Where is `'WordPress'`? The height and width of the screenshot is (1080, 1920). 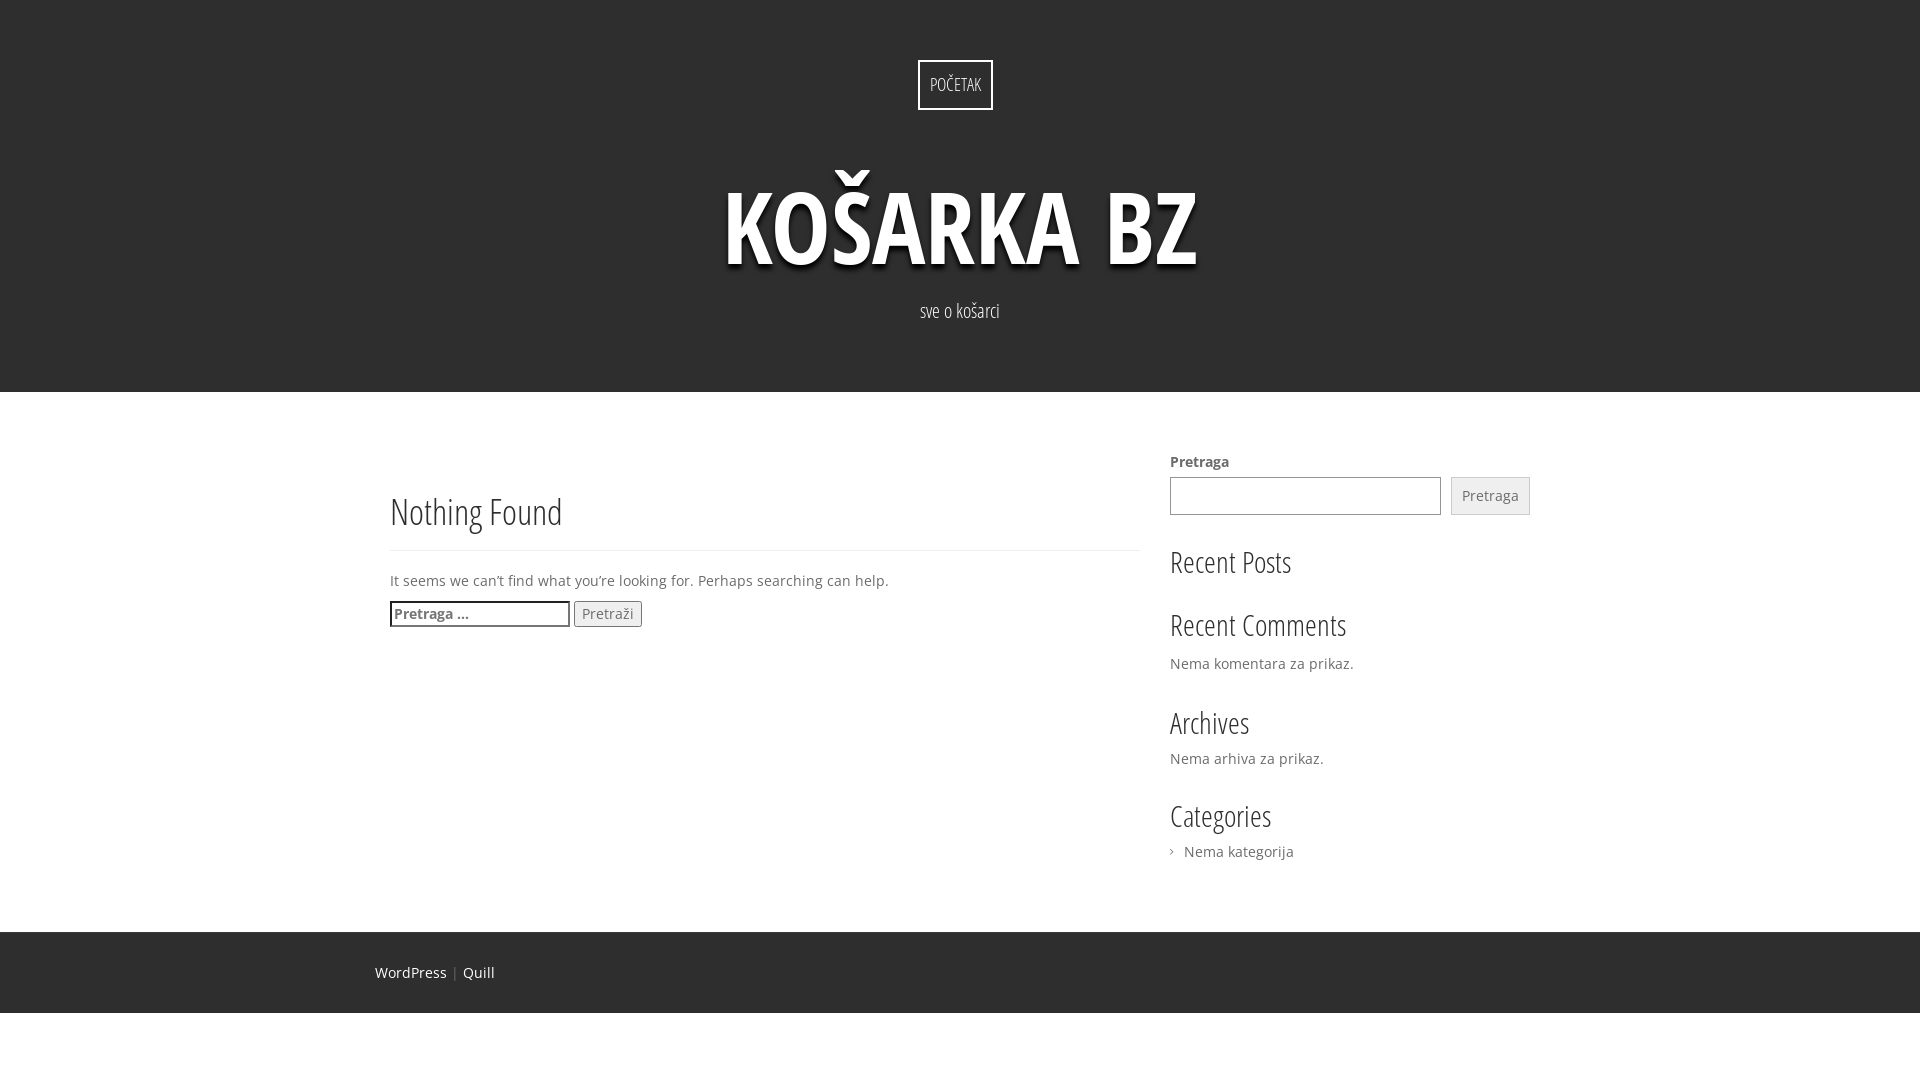 'WordPress' is located at coordinates (410, 971).